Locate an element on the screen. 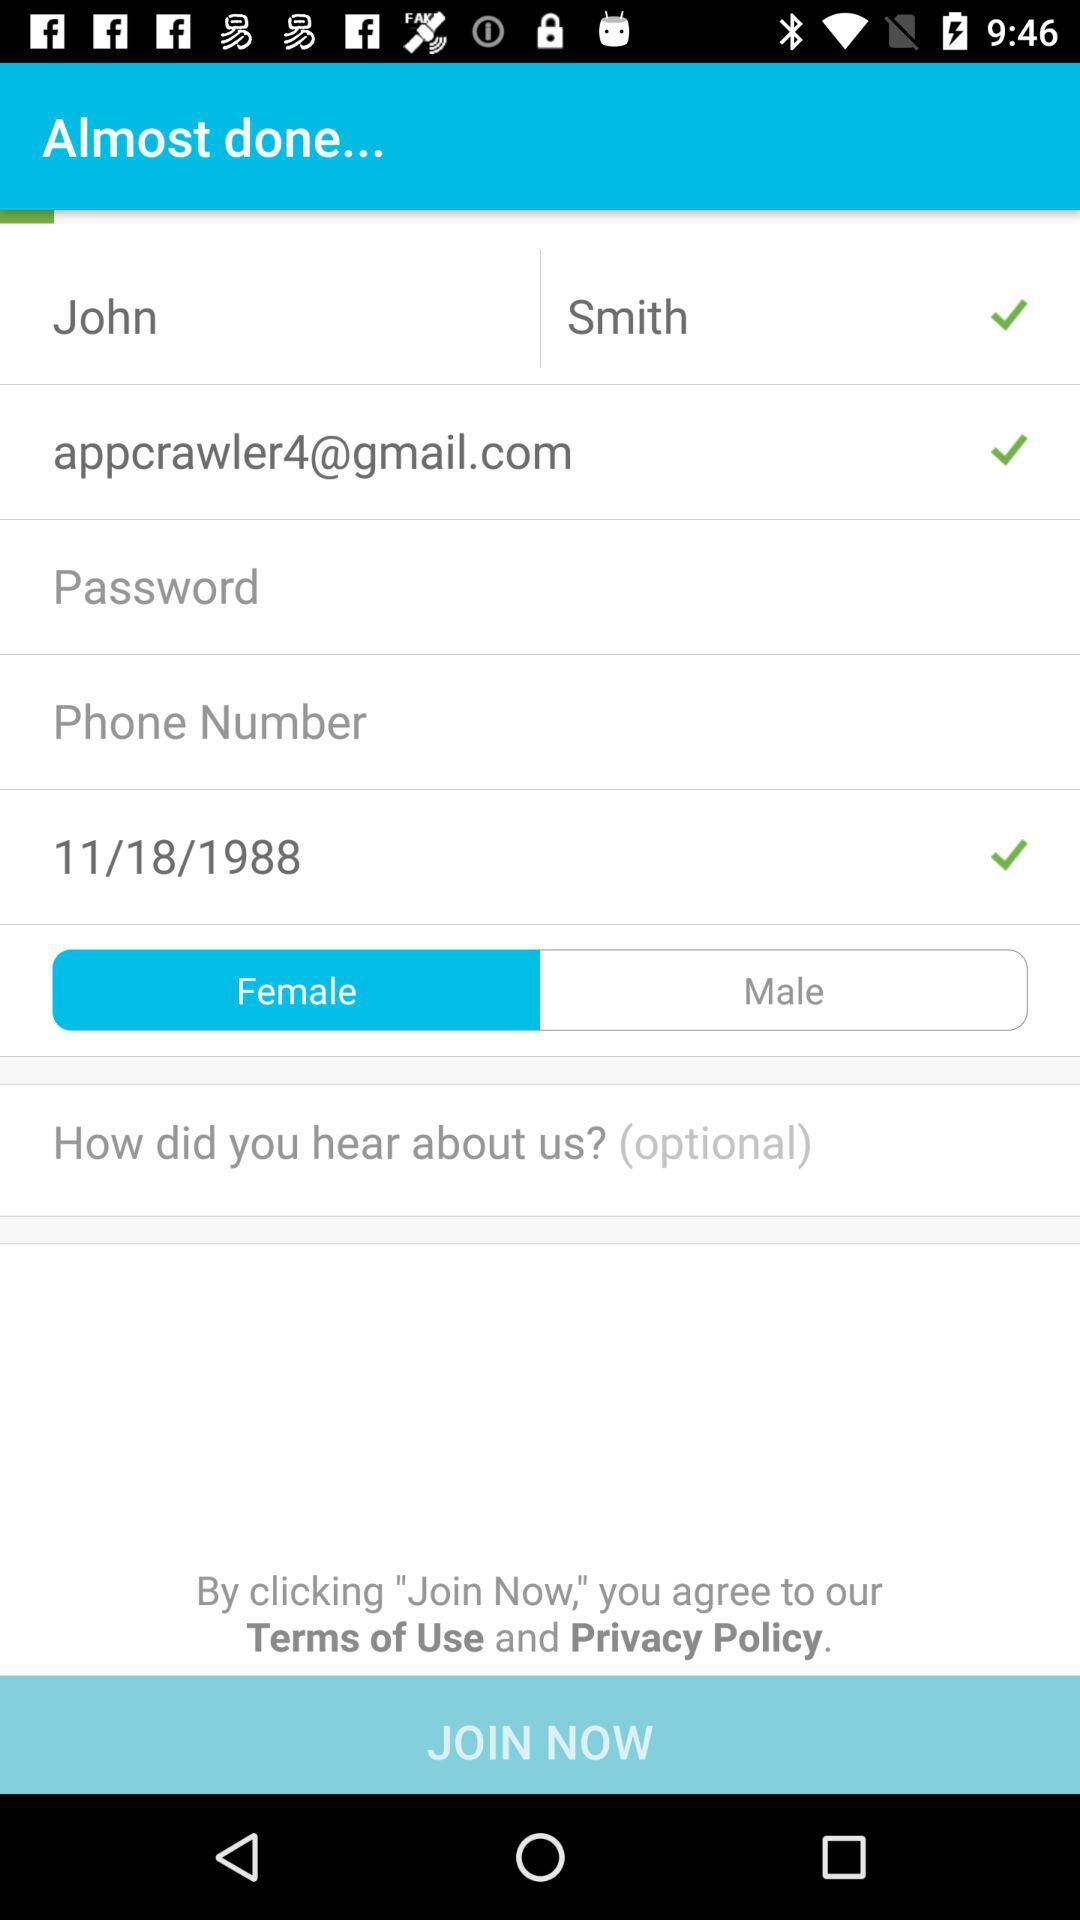 The image size is (1080, 1920). female is located at coordinates (296, 990).